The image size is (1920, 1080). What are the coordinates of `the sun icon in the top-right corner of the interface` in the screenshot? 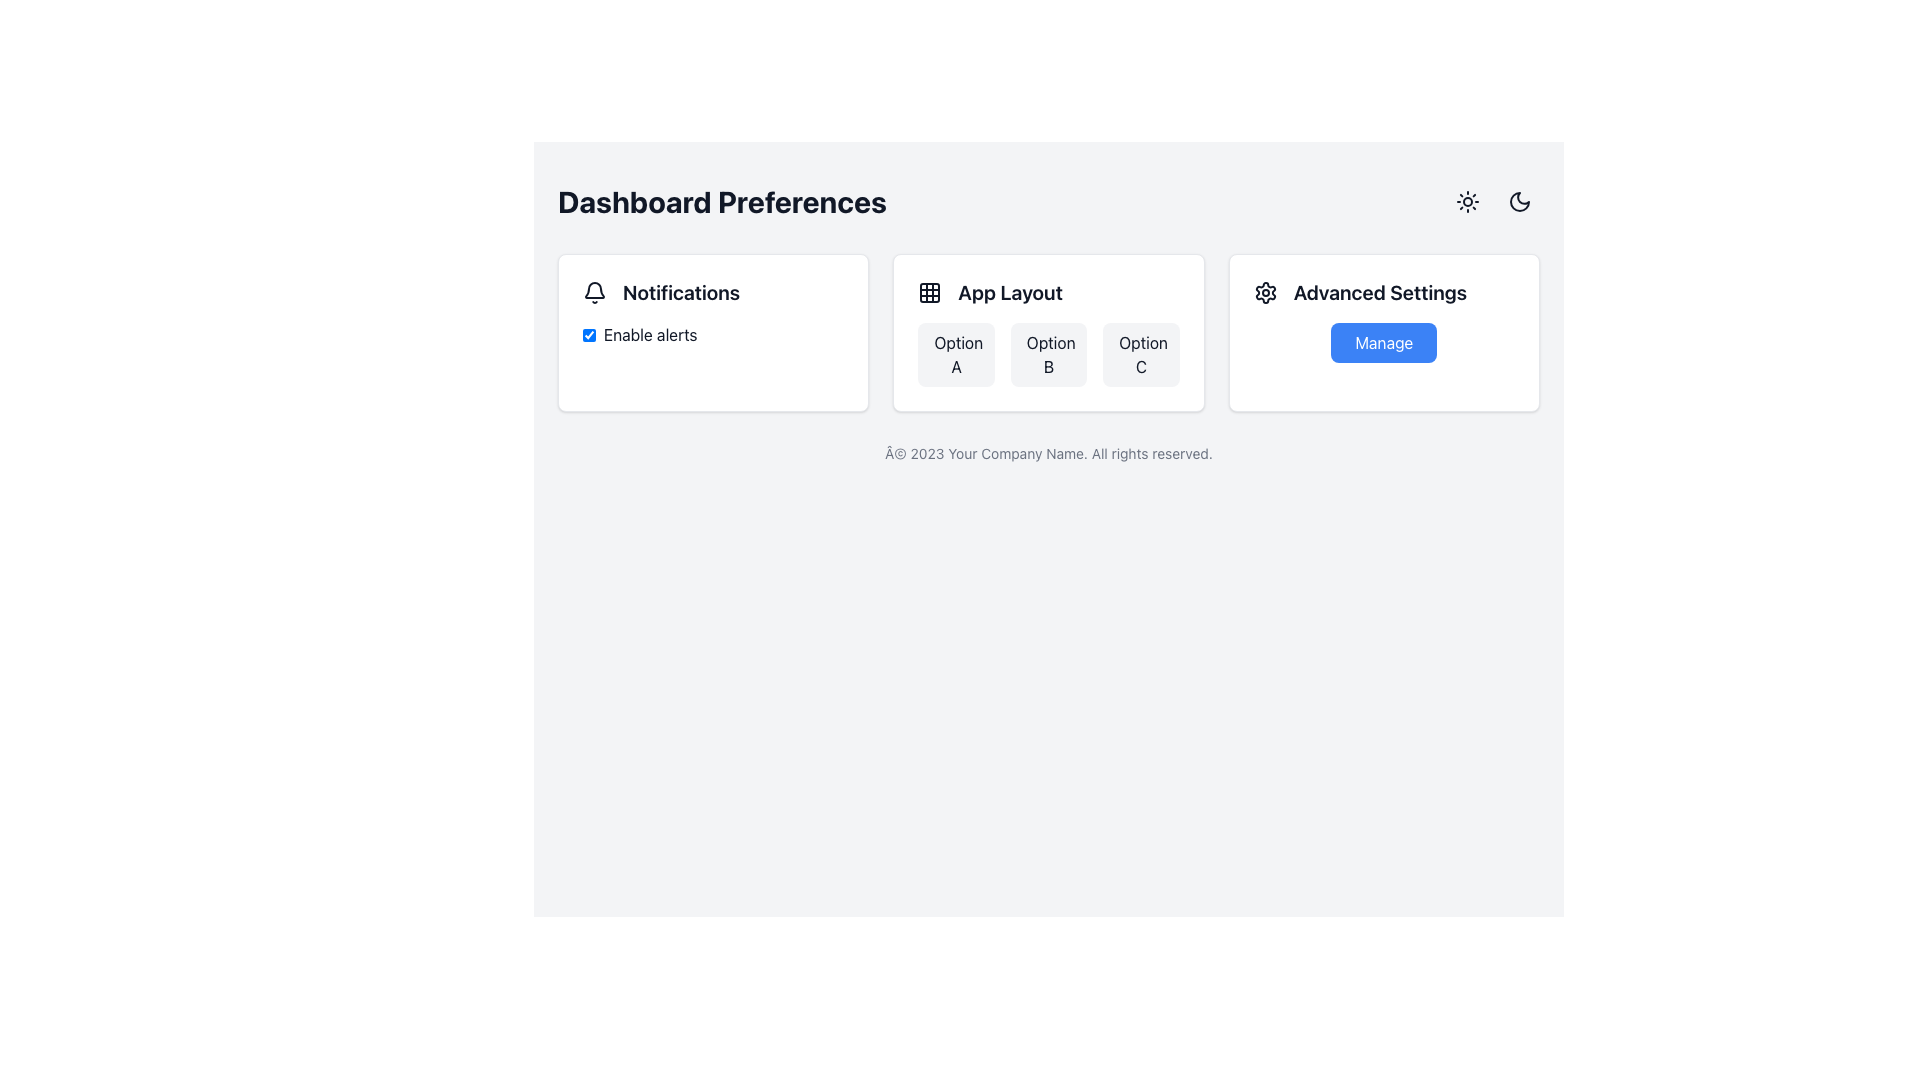 It's located at (1468, 201).